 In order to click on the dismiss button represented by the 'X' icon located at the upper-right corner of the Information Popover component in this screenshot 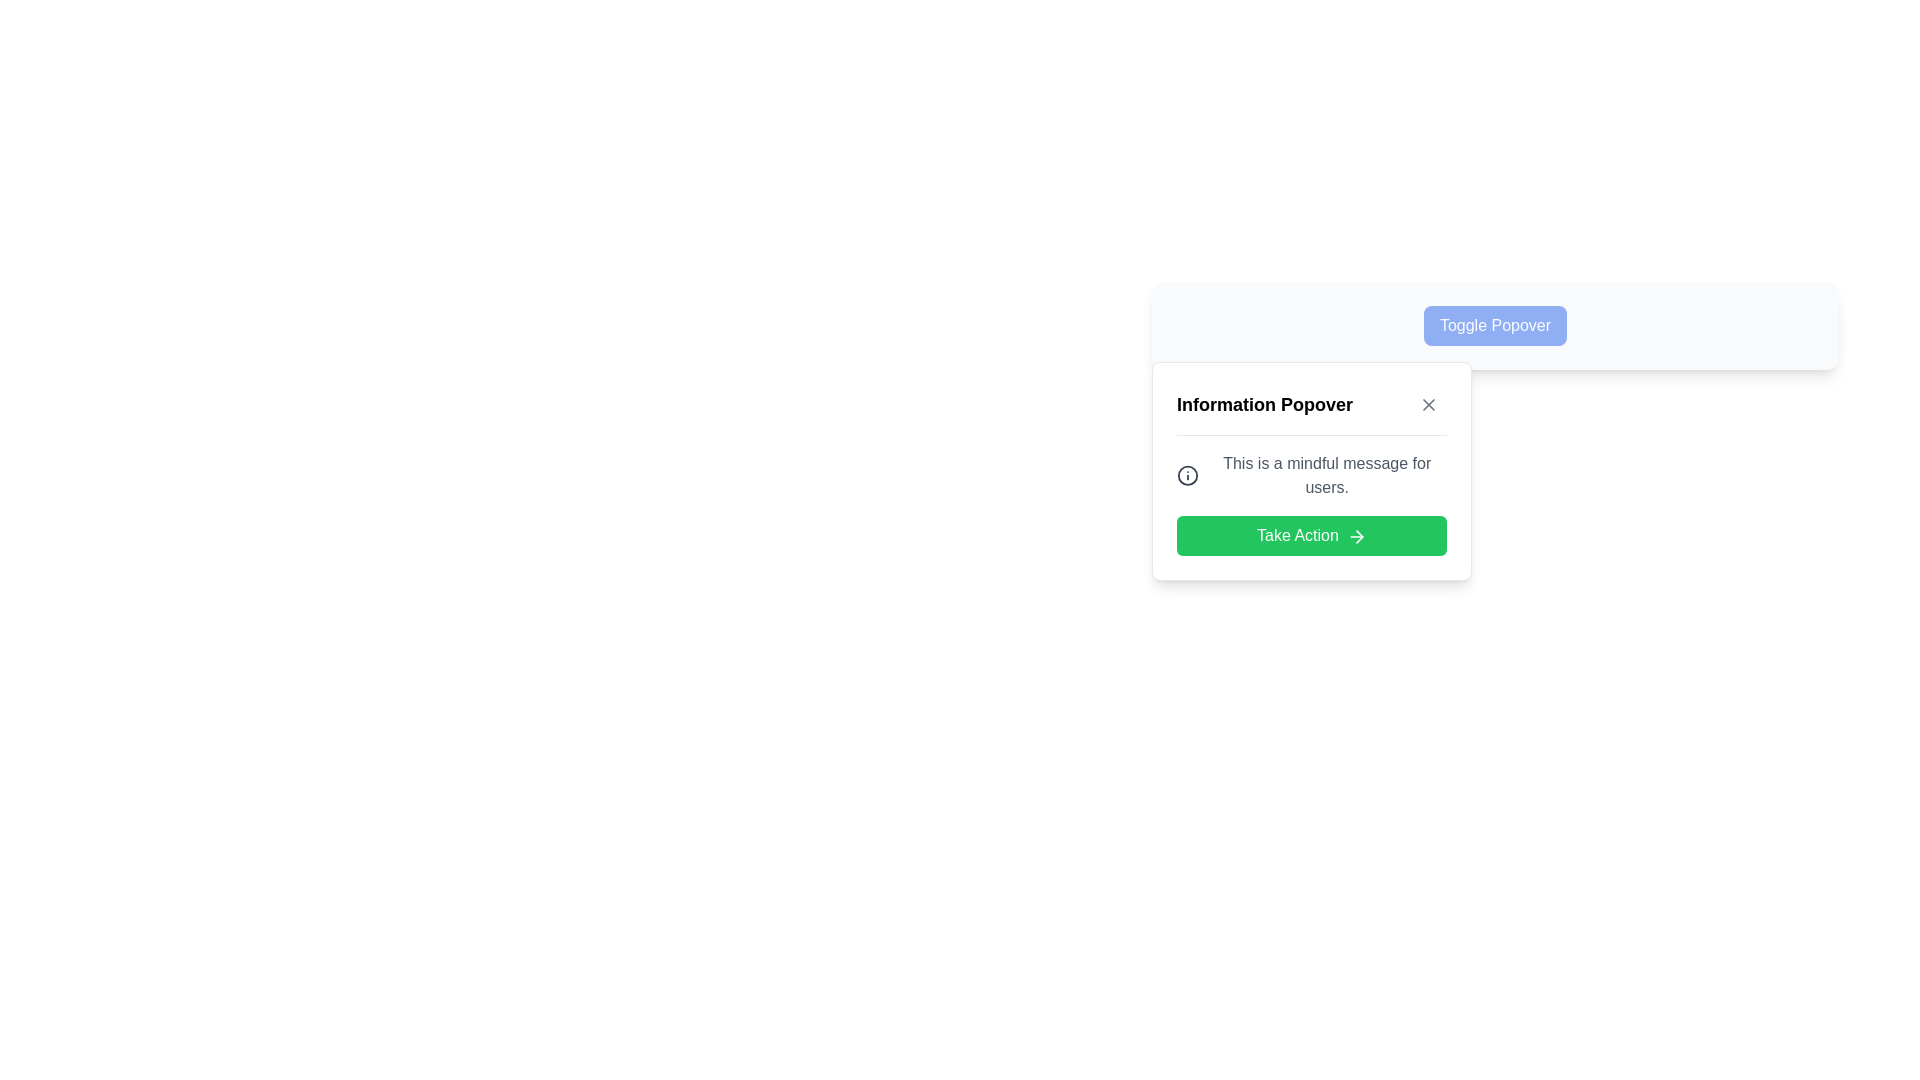, I will do `click(1428, 405)`.